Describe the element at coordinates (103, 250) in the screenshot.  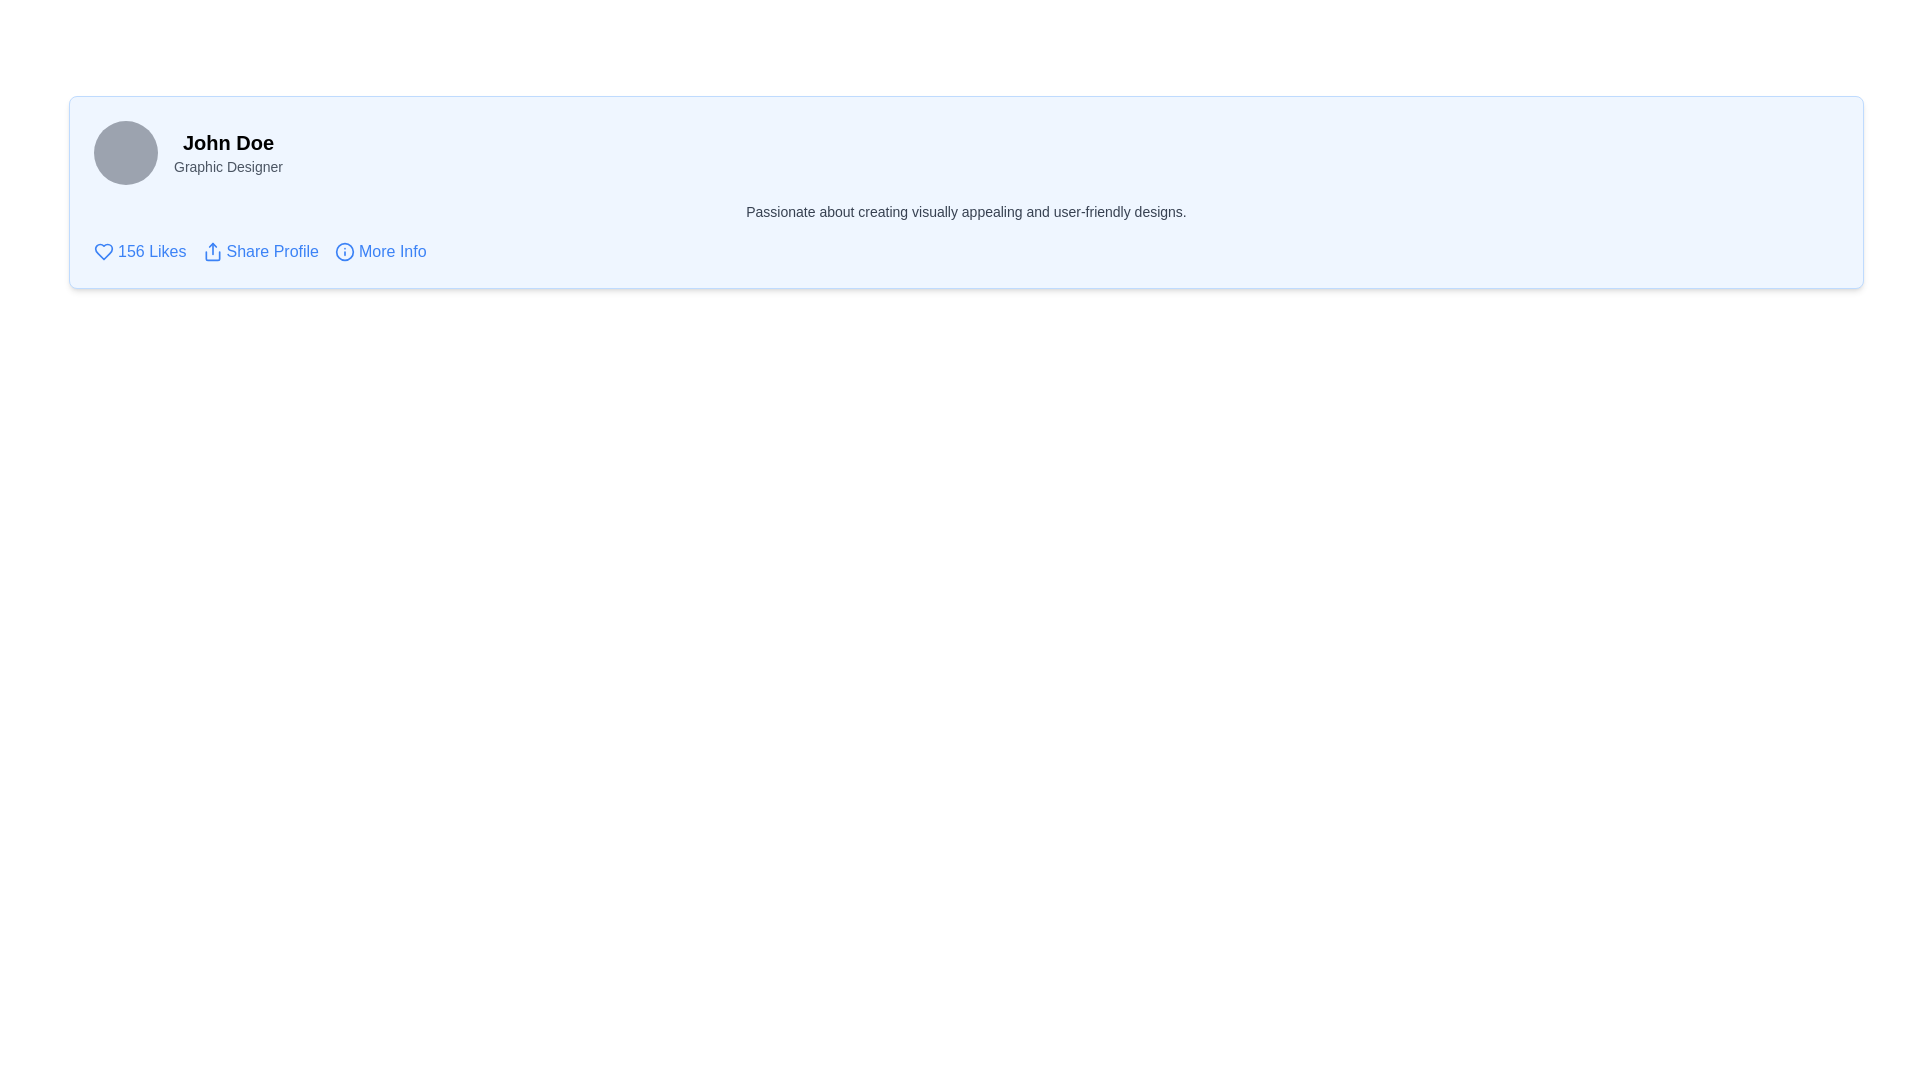
I see `the like icon located at the leftmost side of the '156 Likes' text to mark it as liked` at that location.